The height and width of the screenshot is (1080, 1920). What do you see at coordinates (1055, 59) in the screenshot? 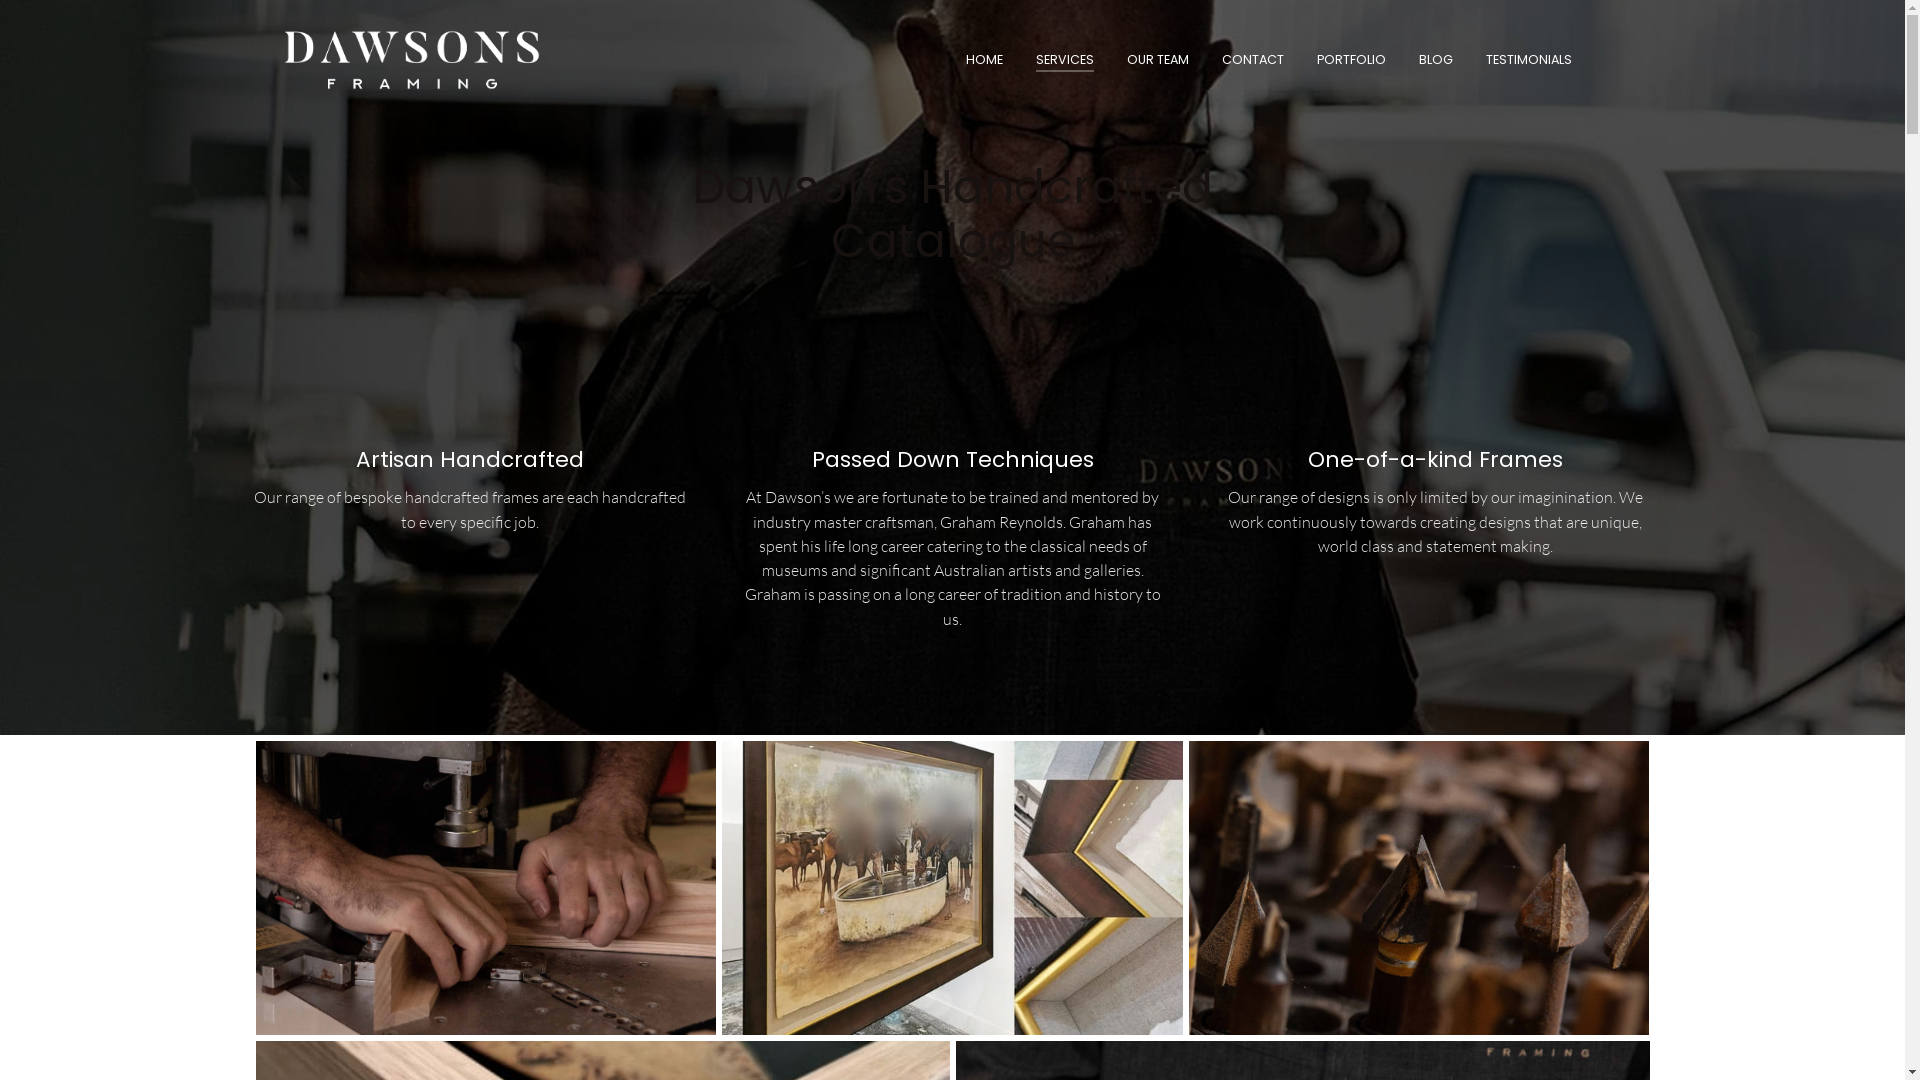
I see `'SERVICES'` at bounding box center [1055, 59].